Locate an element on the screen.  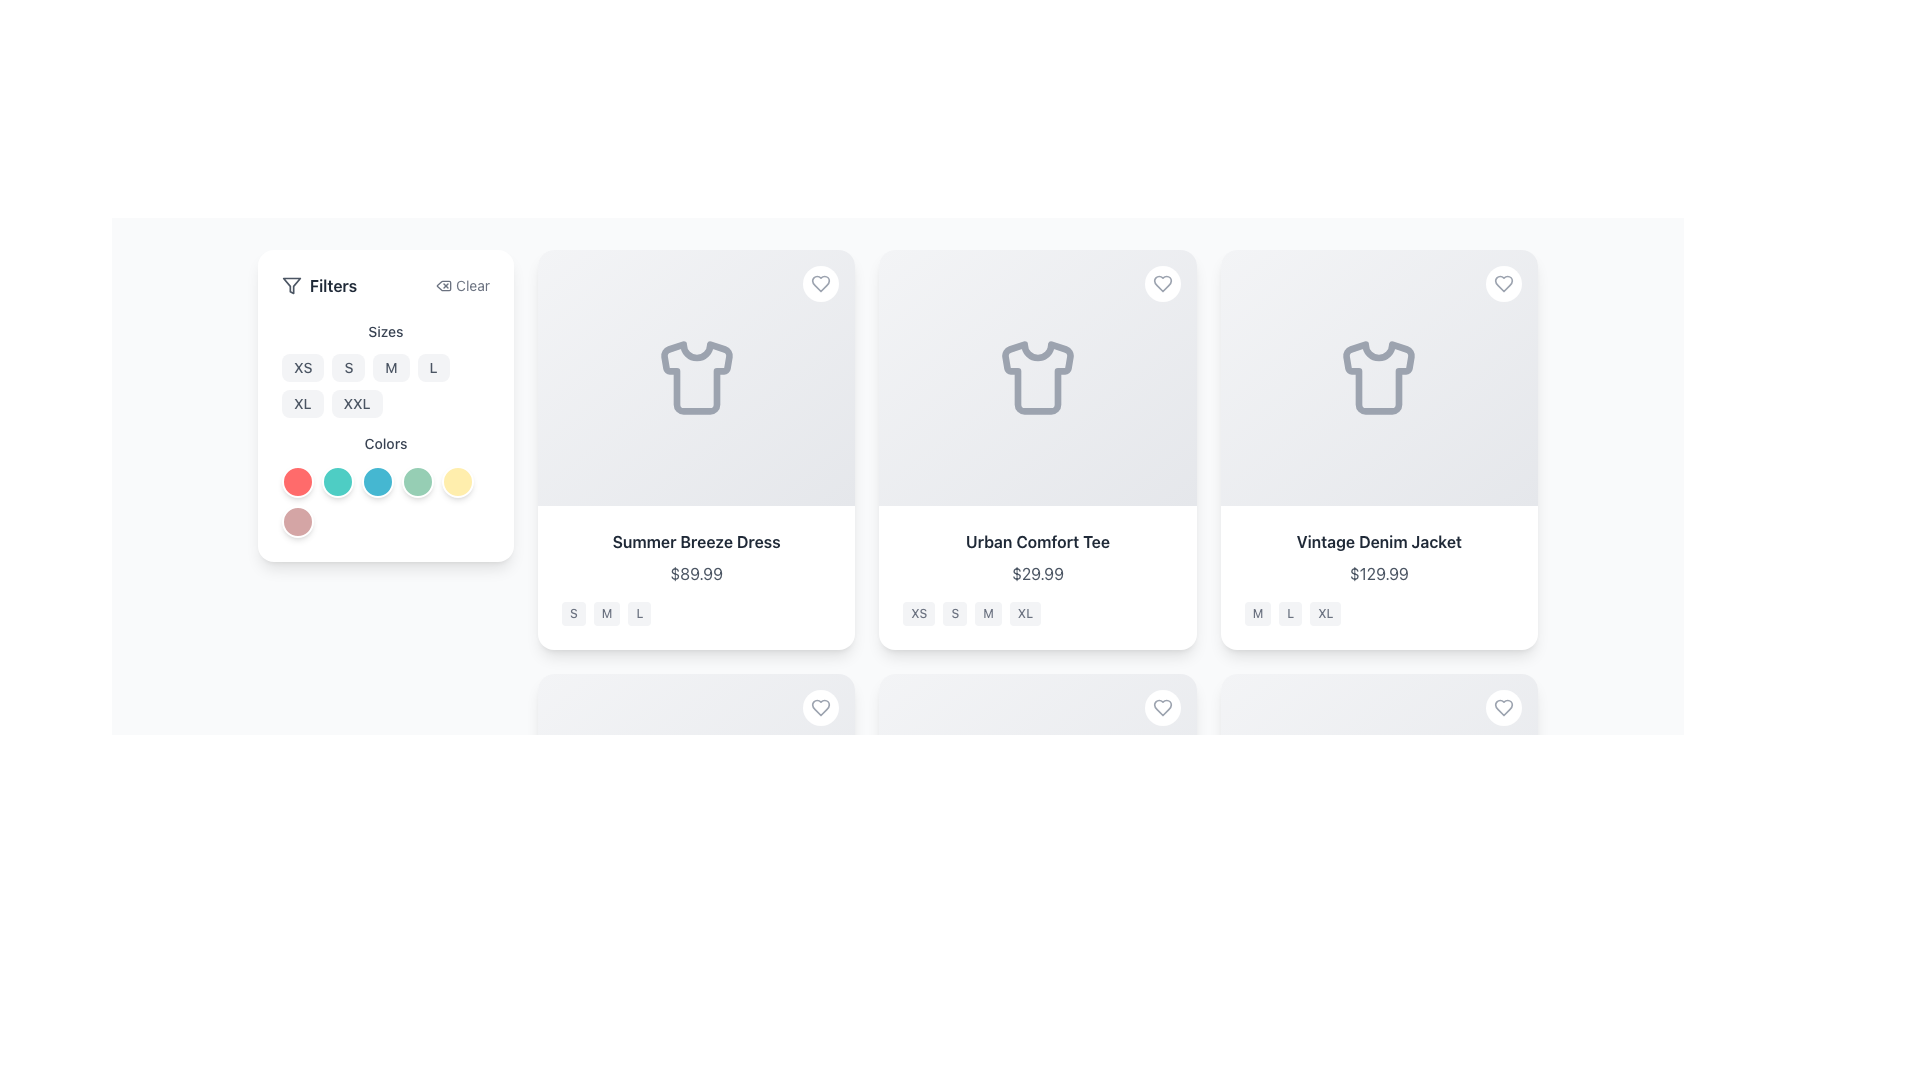
the button element located in the upper-right corner of the filter section of the sidebar to clear any active filters is located at coordinates (462, 285).